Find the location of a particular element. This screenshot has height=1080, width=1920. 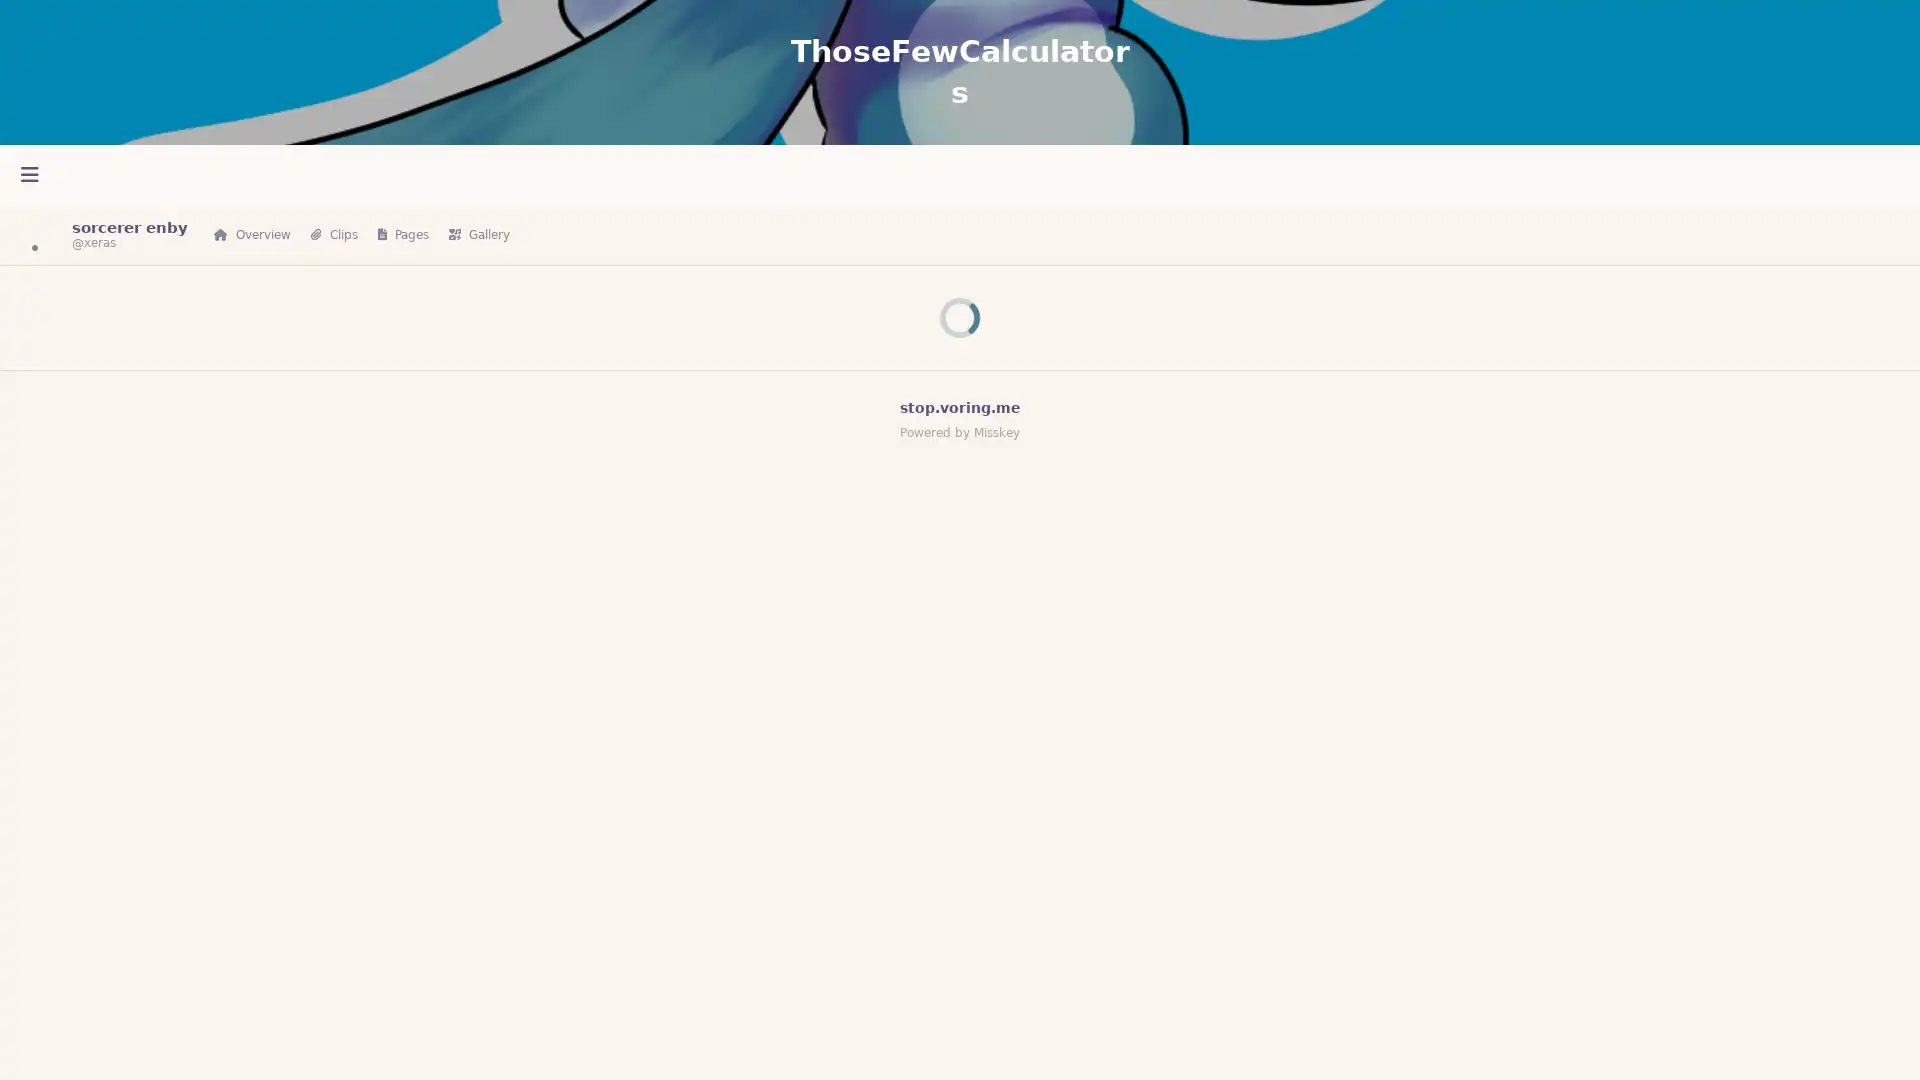

Pages is located at coordinates (402, 234).